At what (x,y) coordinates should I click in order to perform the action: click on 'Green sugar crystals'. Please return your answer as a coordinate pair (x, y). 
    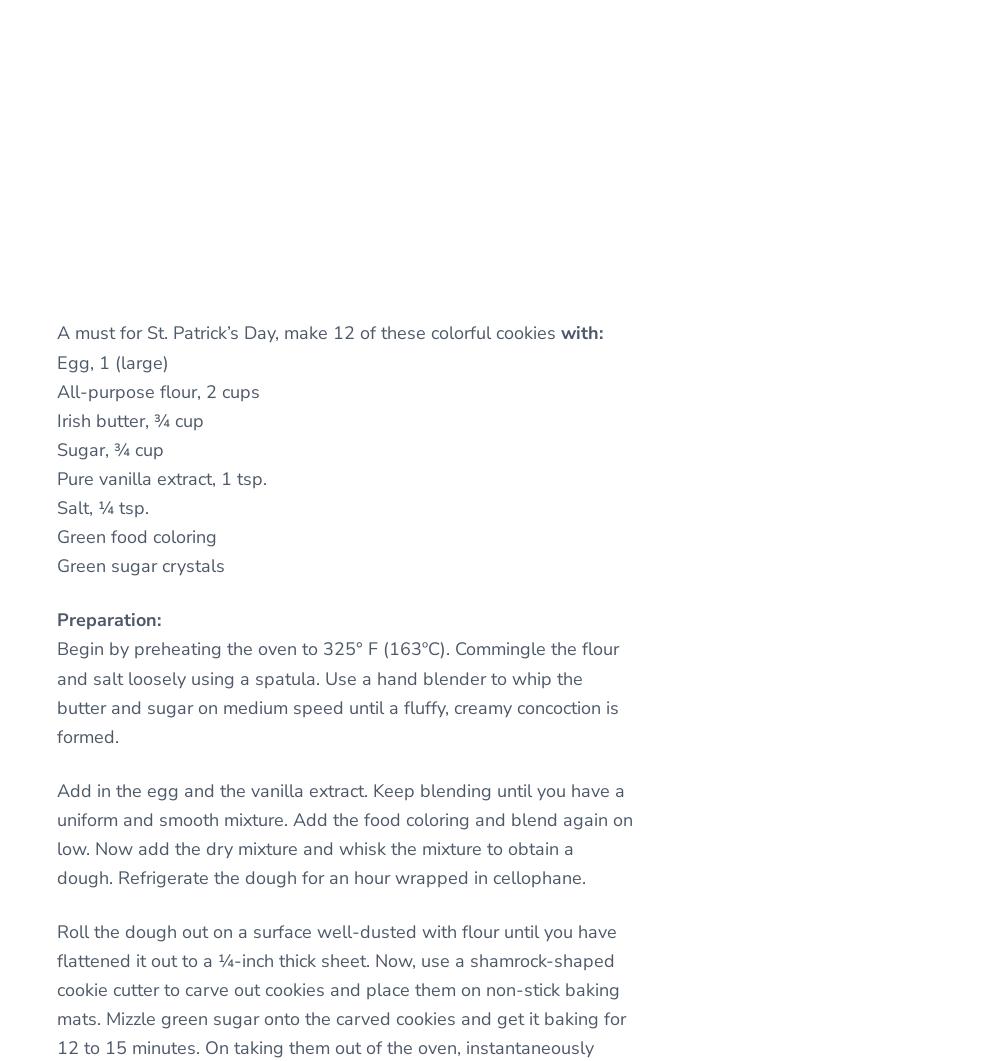
    Looking at the image, I should click on (55, 565).